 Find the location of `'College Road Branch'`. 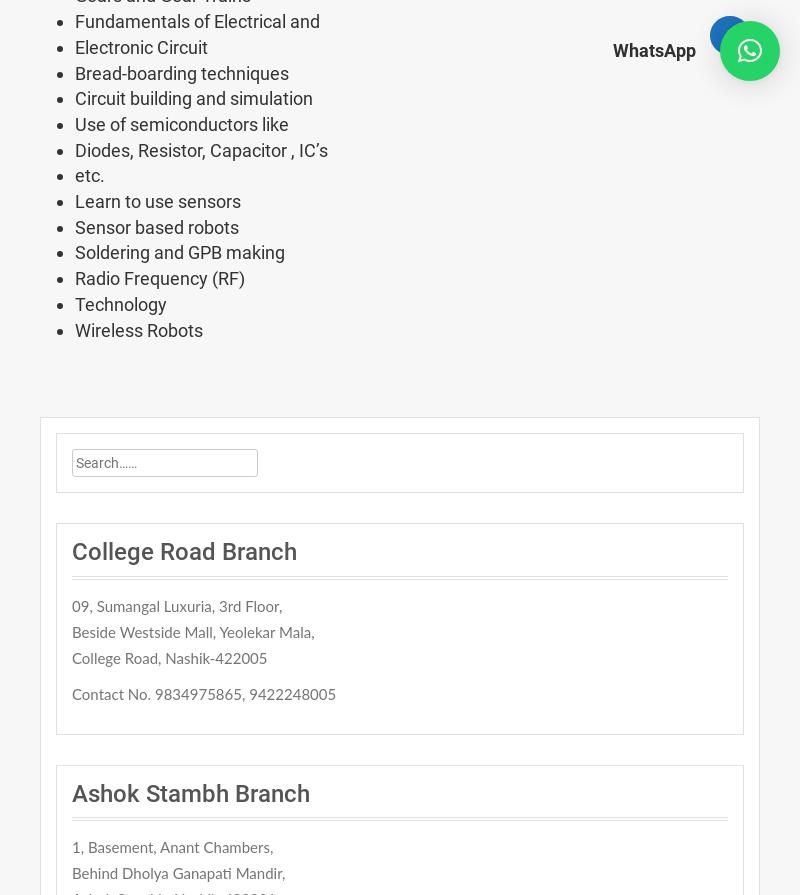

'College Road Branch' is located at coordinates (183, 551).